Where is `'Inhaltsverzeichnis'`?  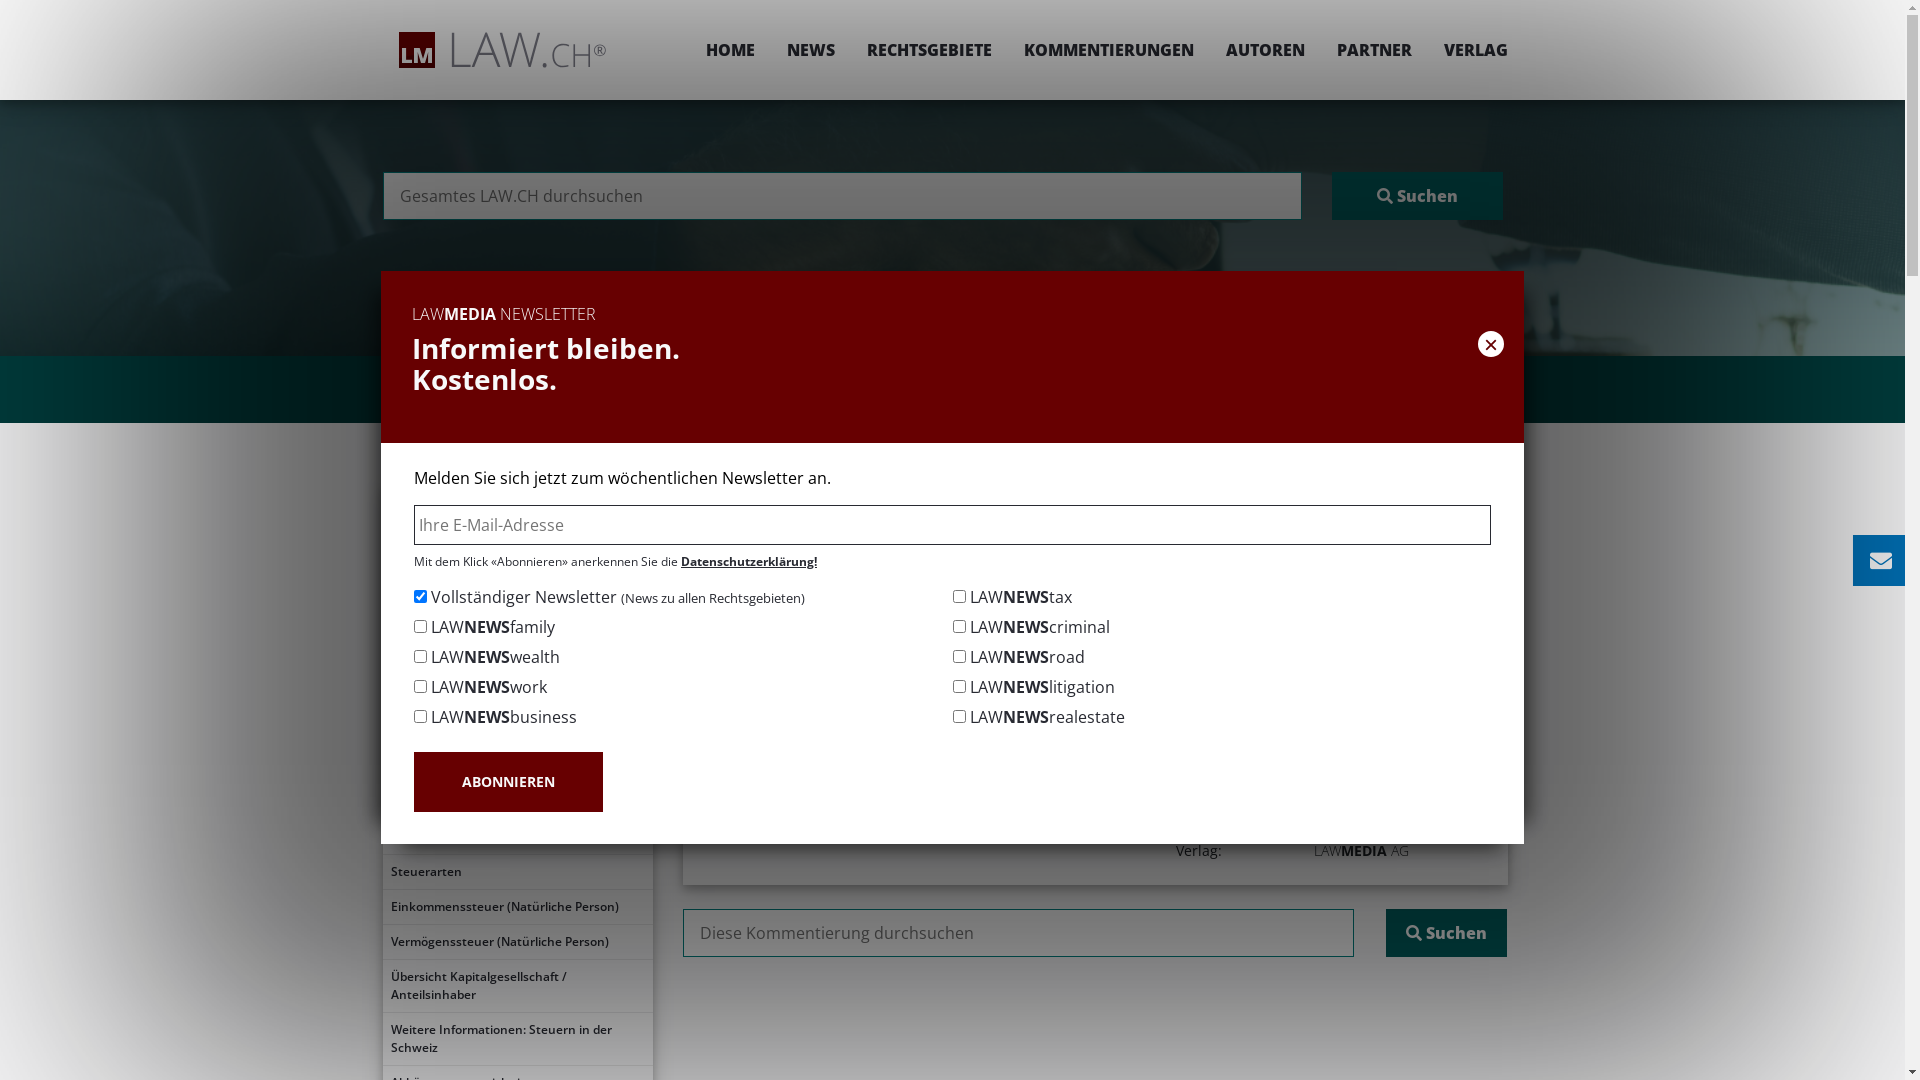 'Inhaltsverzeichnis' is located at coordinates (517, 555).